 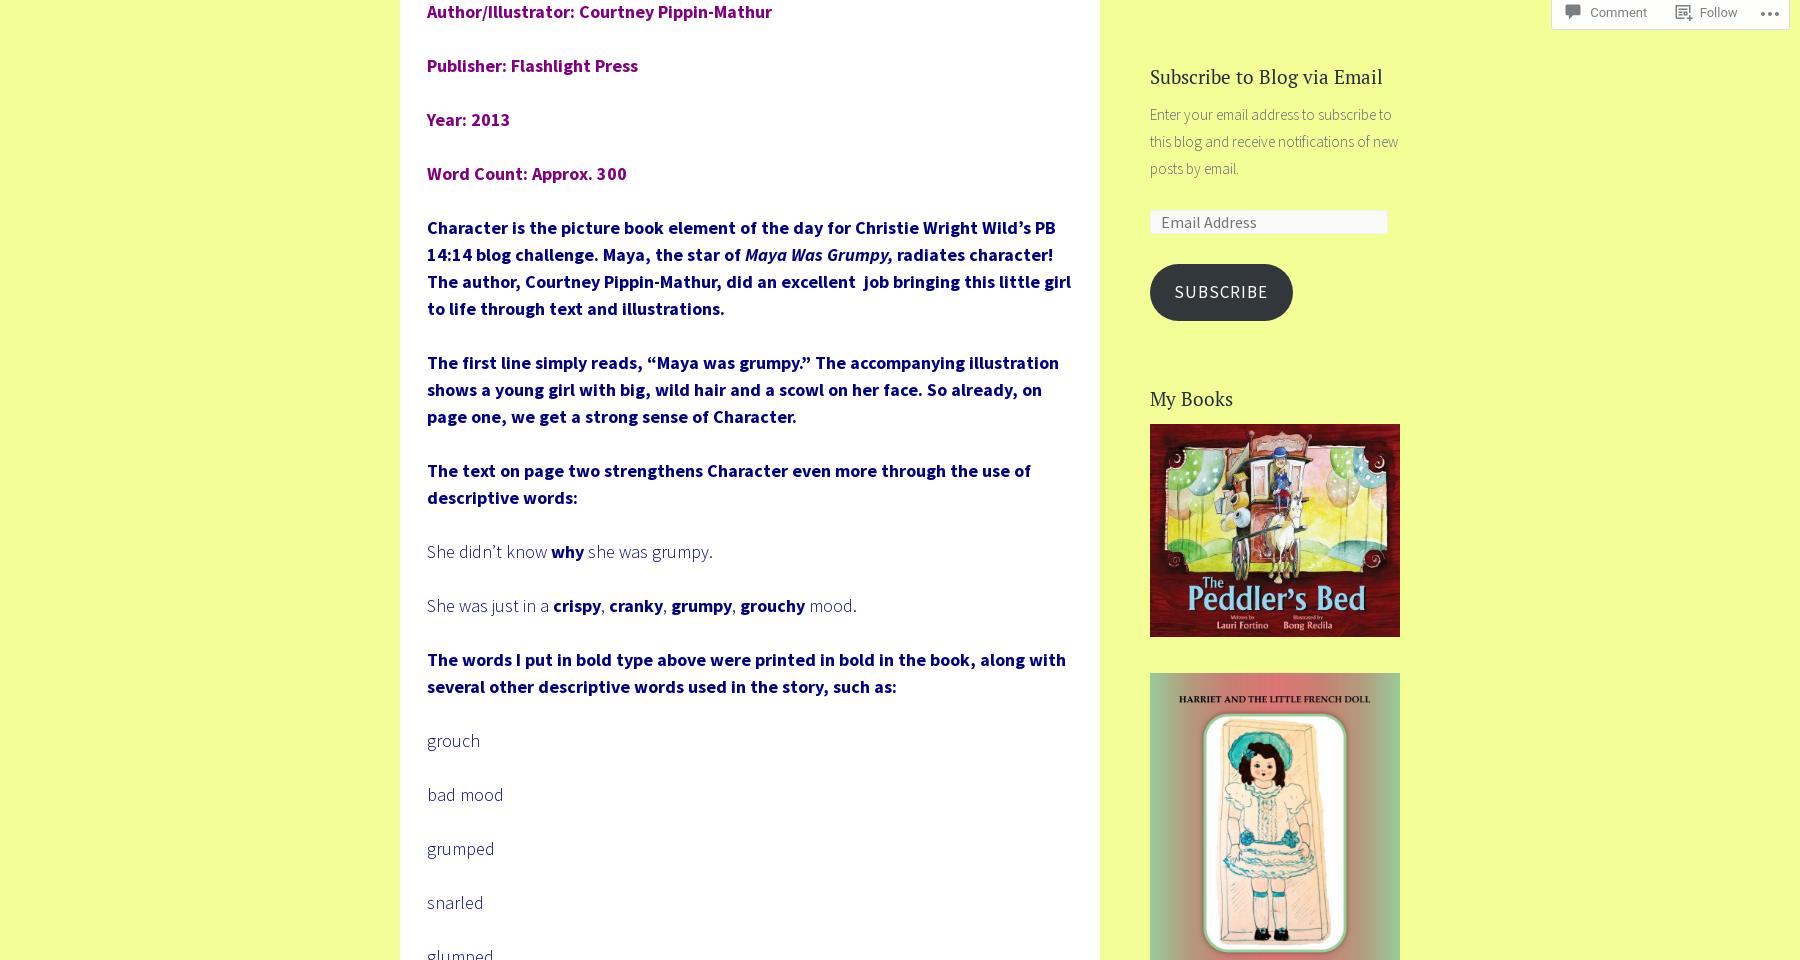 I want to click on 'why', so click(x=567, y=550).